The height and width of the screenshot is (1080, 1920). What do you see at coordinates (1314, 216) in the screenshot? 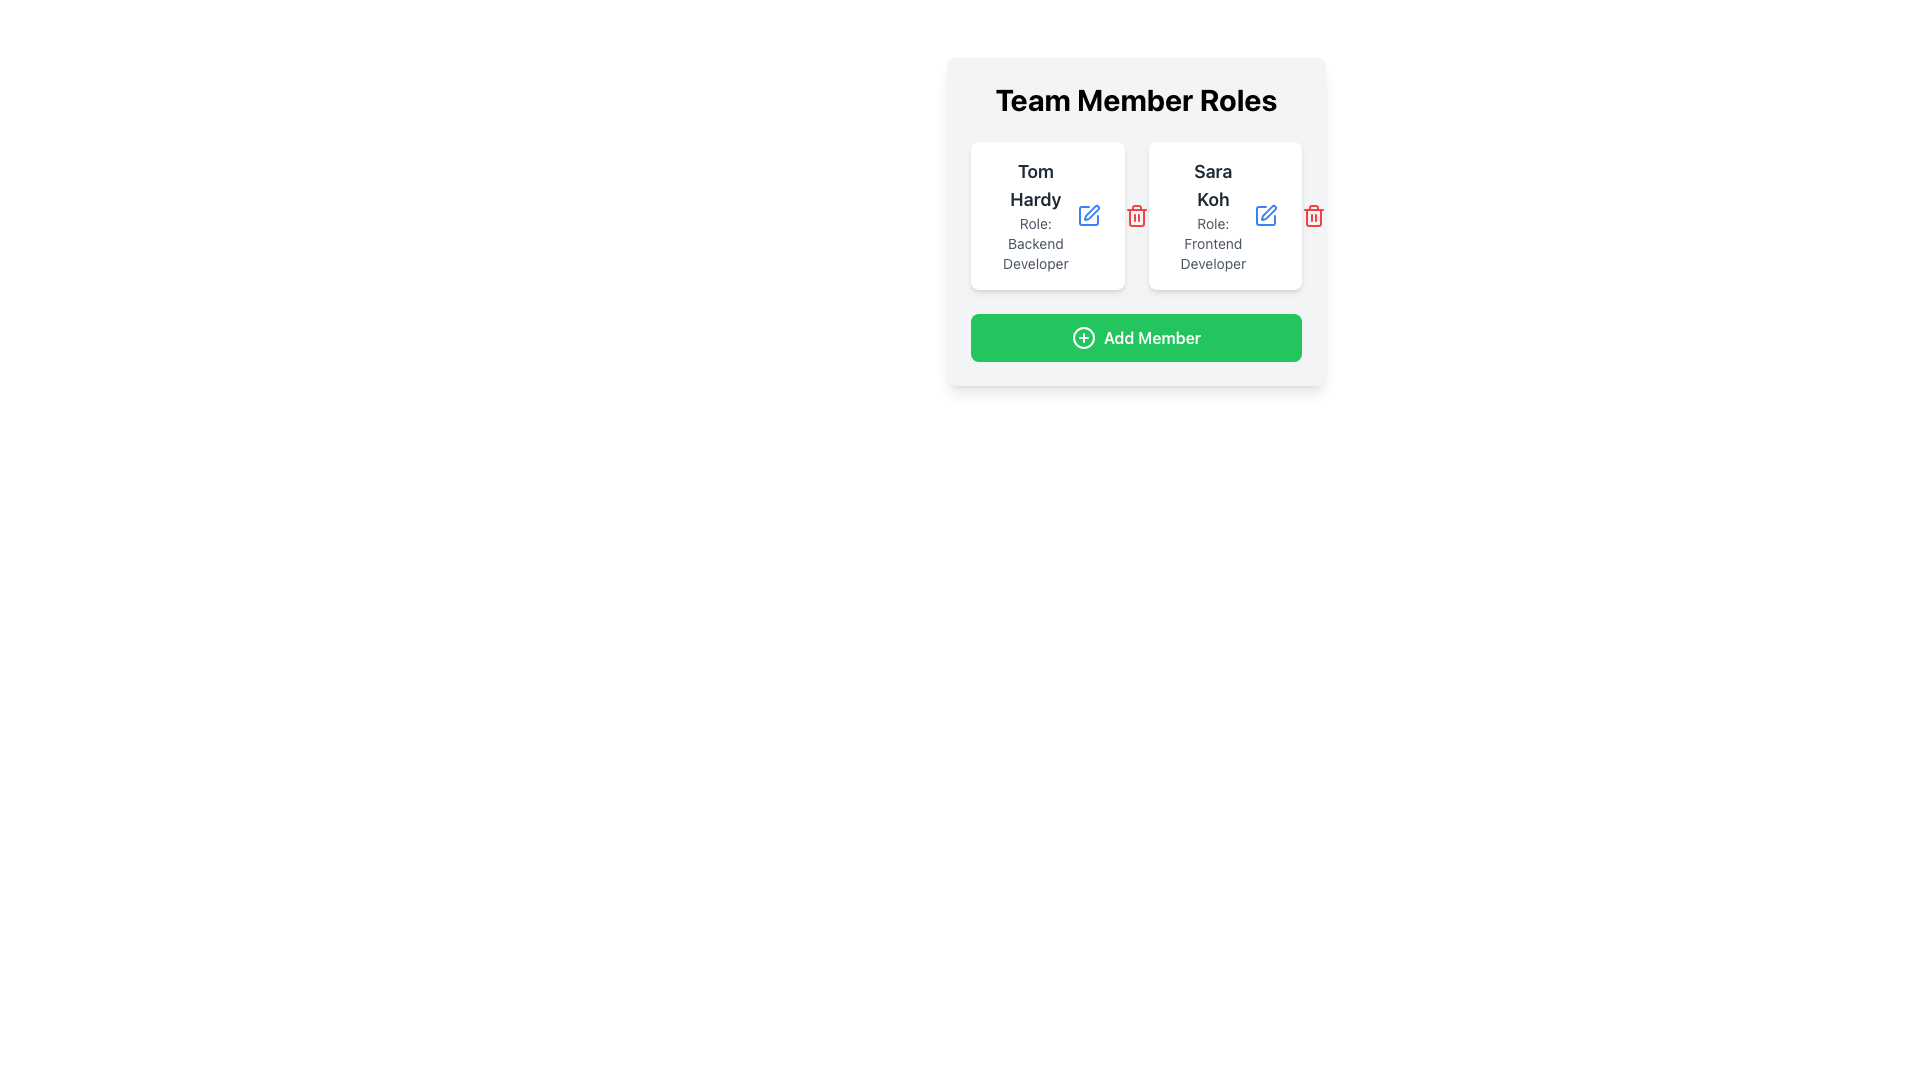
I see `the red trash can icon button located in the bottom-right corner of the card labeled 'Sara Koh'` at bounding box center [1314, 216].